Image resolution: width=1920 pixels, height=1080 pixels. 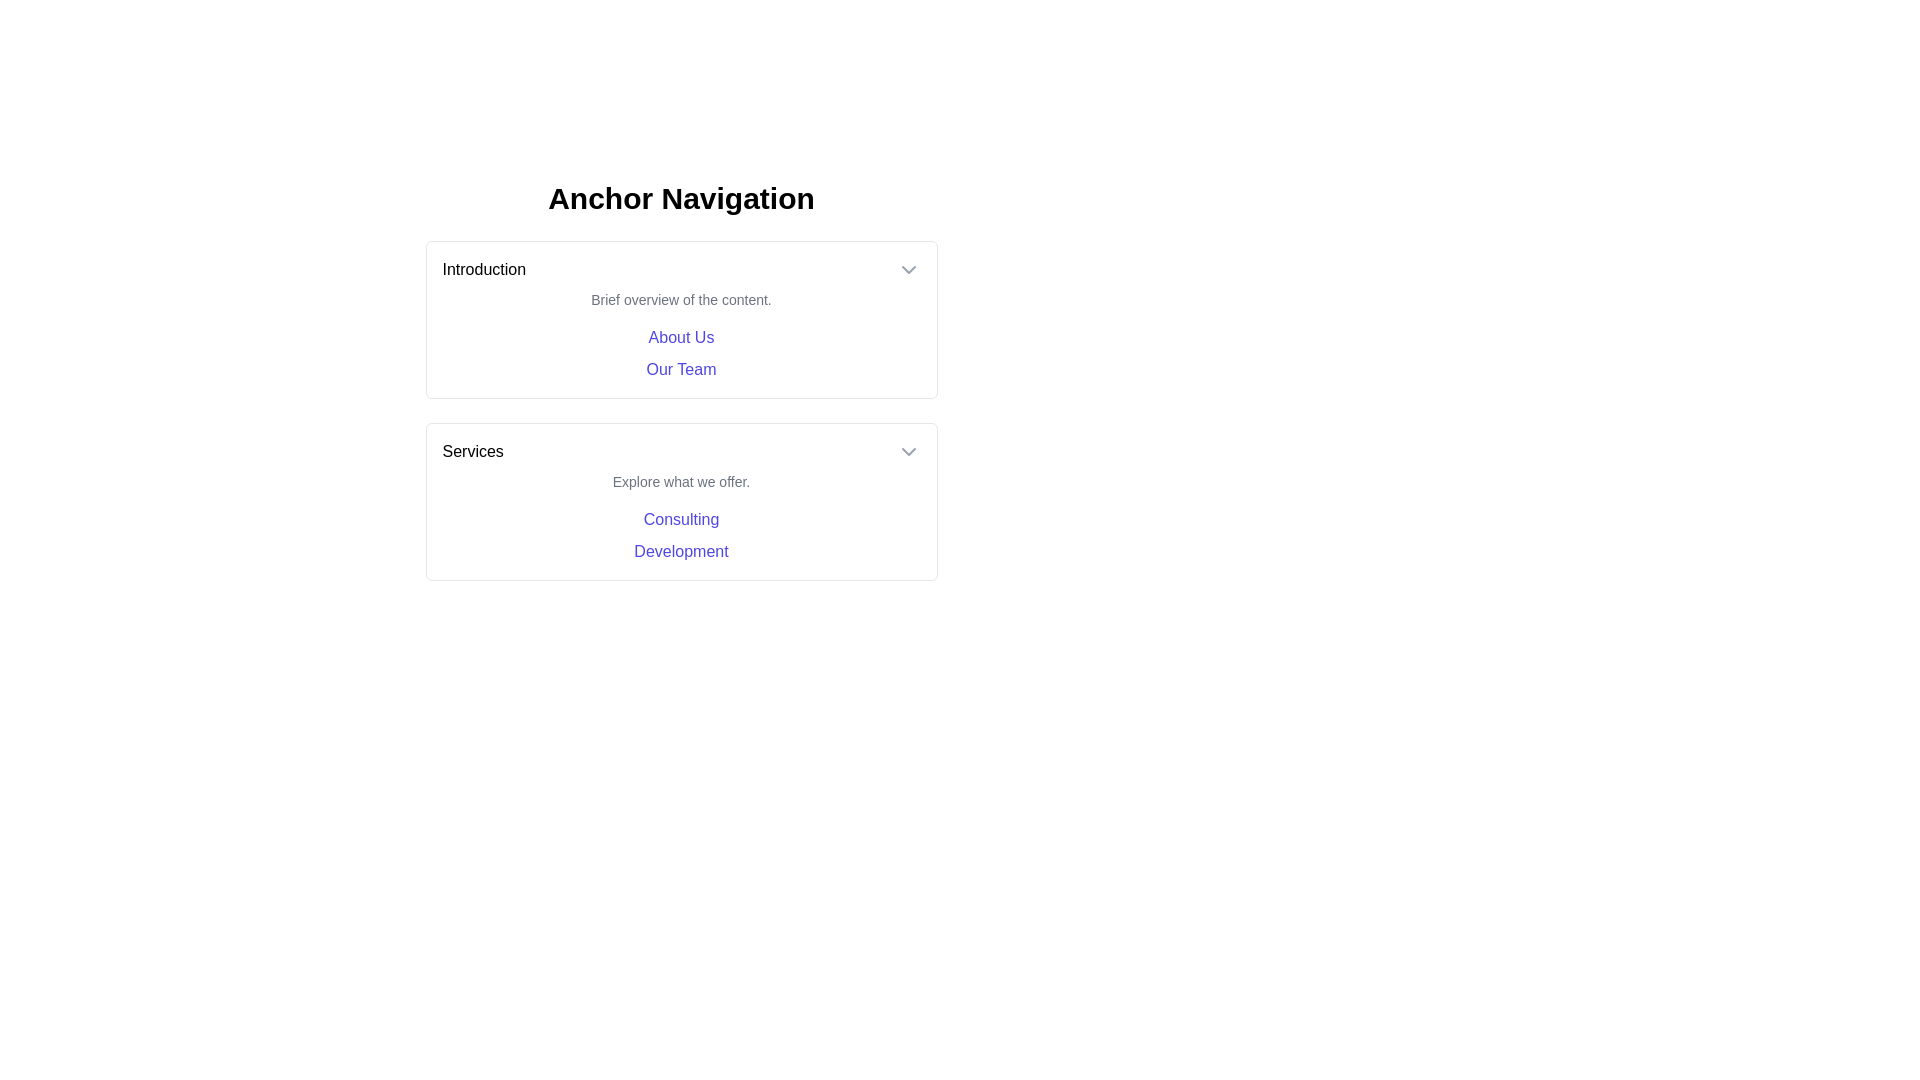 I want to click on the 'Consulting' hyperlink located in the 'Services' section, styled in indigo blue and underlined on hover, so click(x=681, y=518).